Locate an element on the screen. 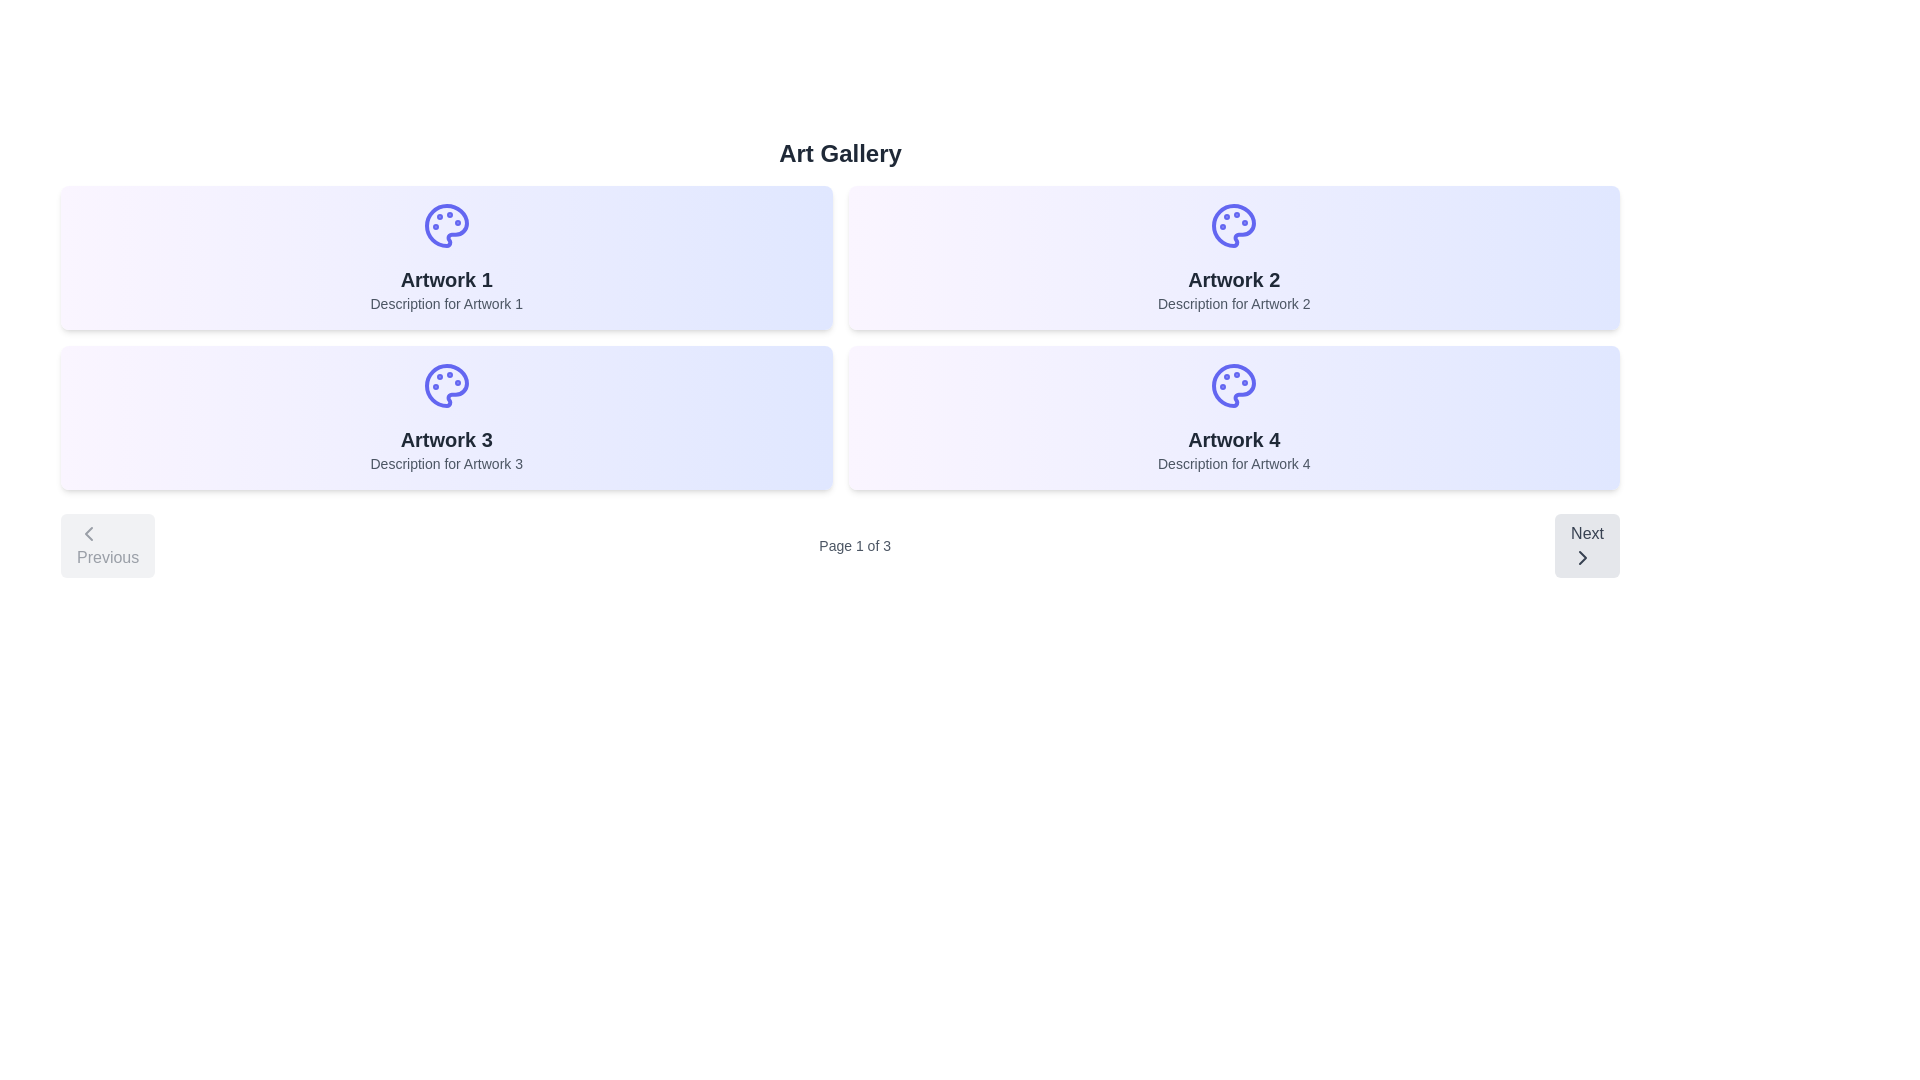 Image resolution: width=1920 pixels, height=1080 pixels. the icon resembling an artist's palette, which is centrally placed within the card titled 'Artwork 2' is located at coordinates (1233, 225).